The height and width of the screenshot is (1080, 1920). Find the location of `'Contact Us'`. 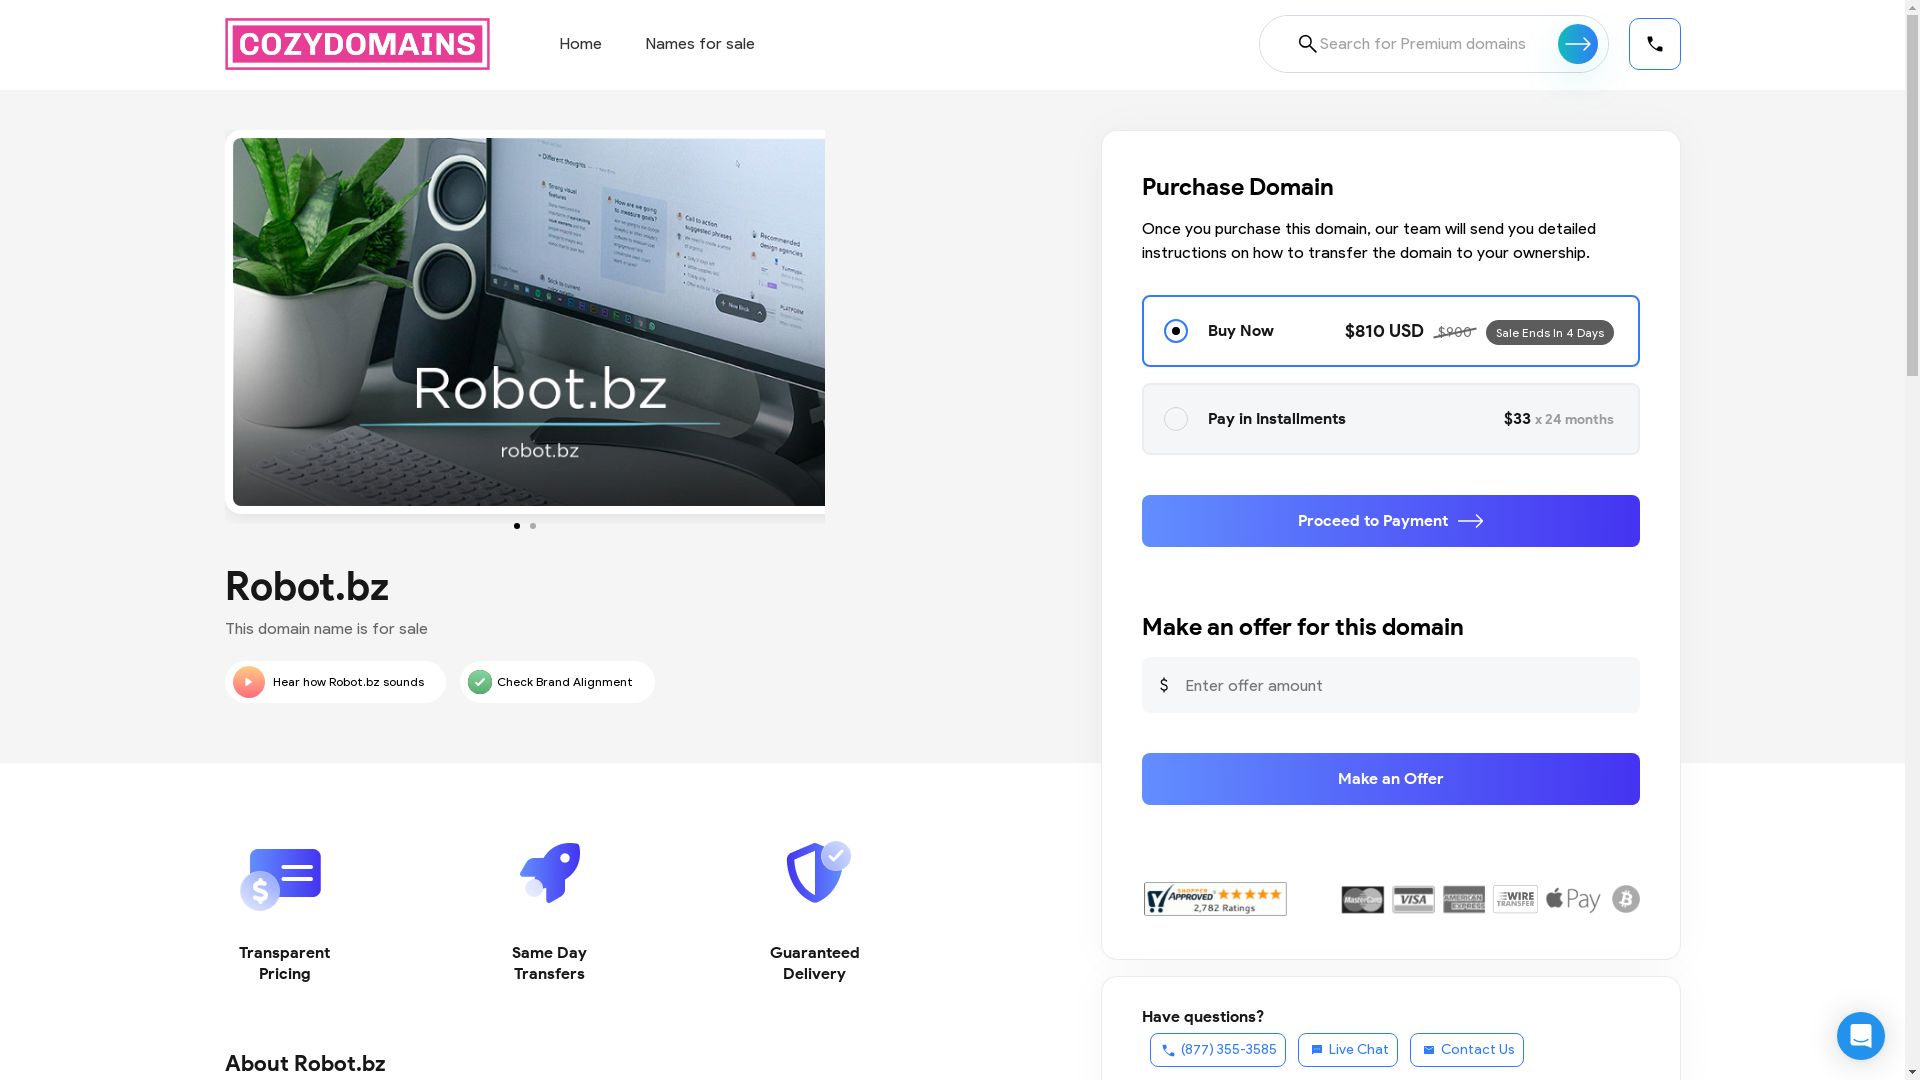

'Contact Us' is located at coordinates (1467, 1048).